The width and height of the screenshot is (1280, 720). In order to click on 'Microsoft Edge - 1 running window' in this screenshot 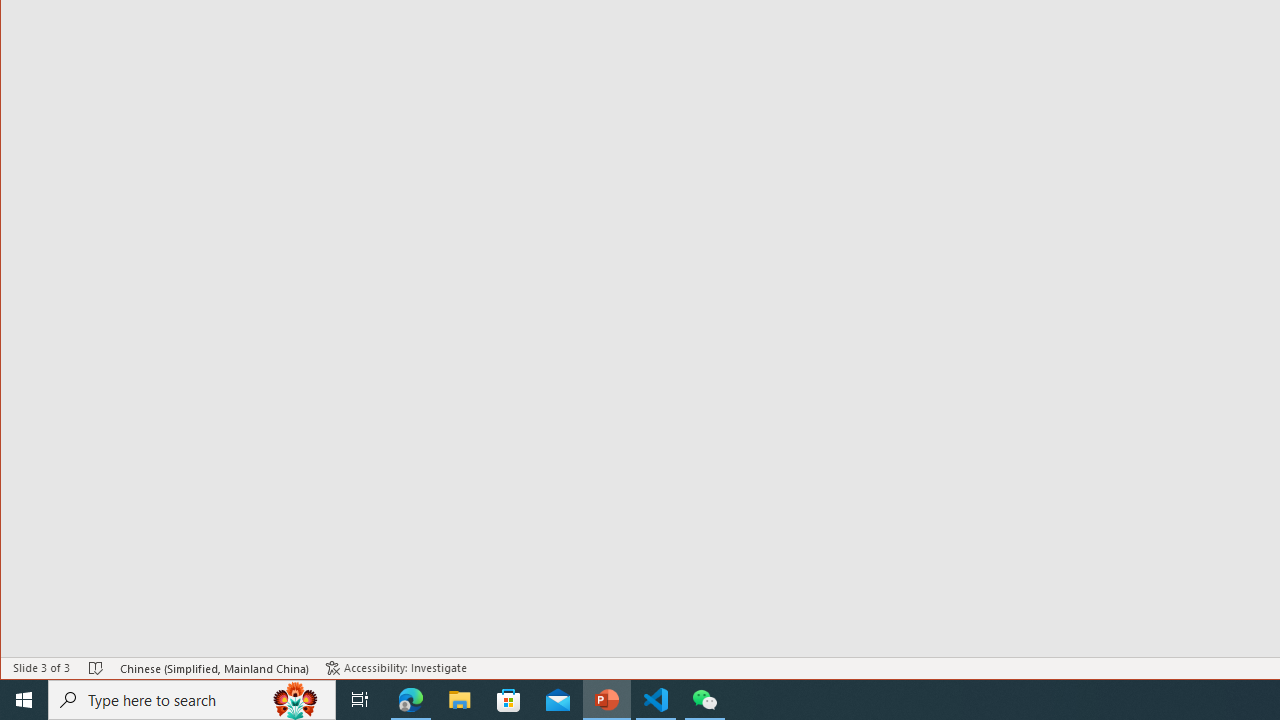, I will do `click(410, 698)`.